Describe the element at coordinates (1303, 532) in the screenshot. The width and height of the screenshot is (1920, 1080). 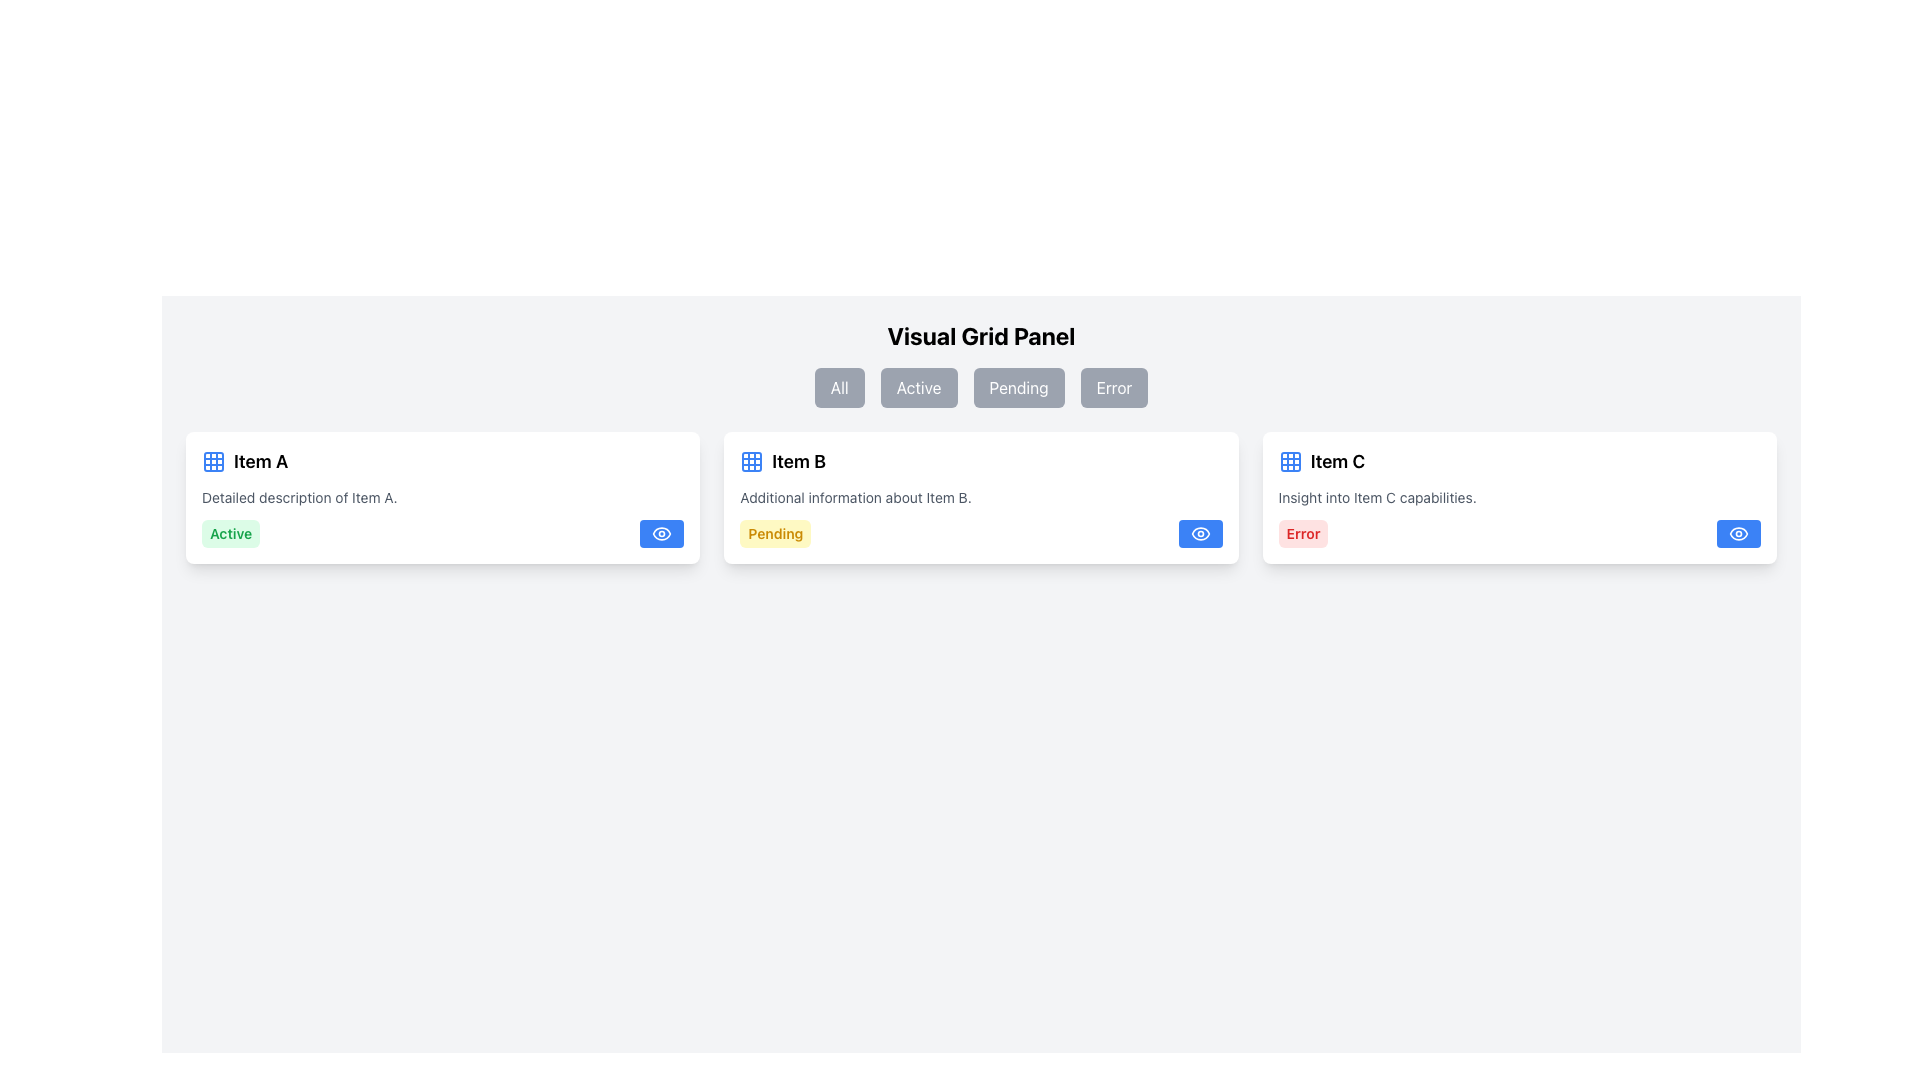
I see `the status indicator label indicating an error state for 'Item C', located at the bottom-left corner of the card` at that location.